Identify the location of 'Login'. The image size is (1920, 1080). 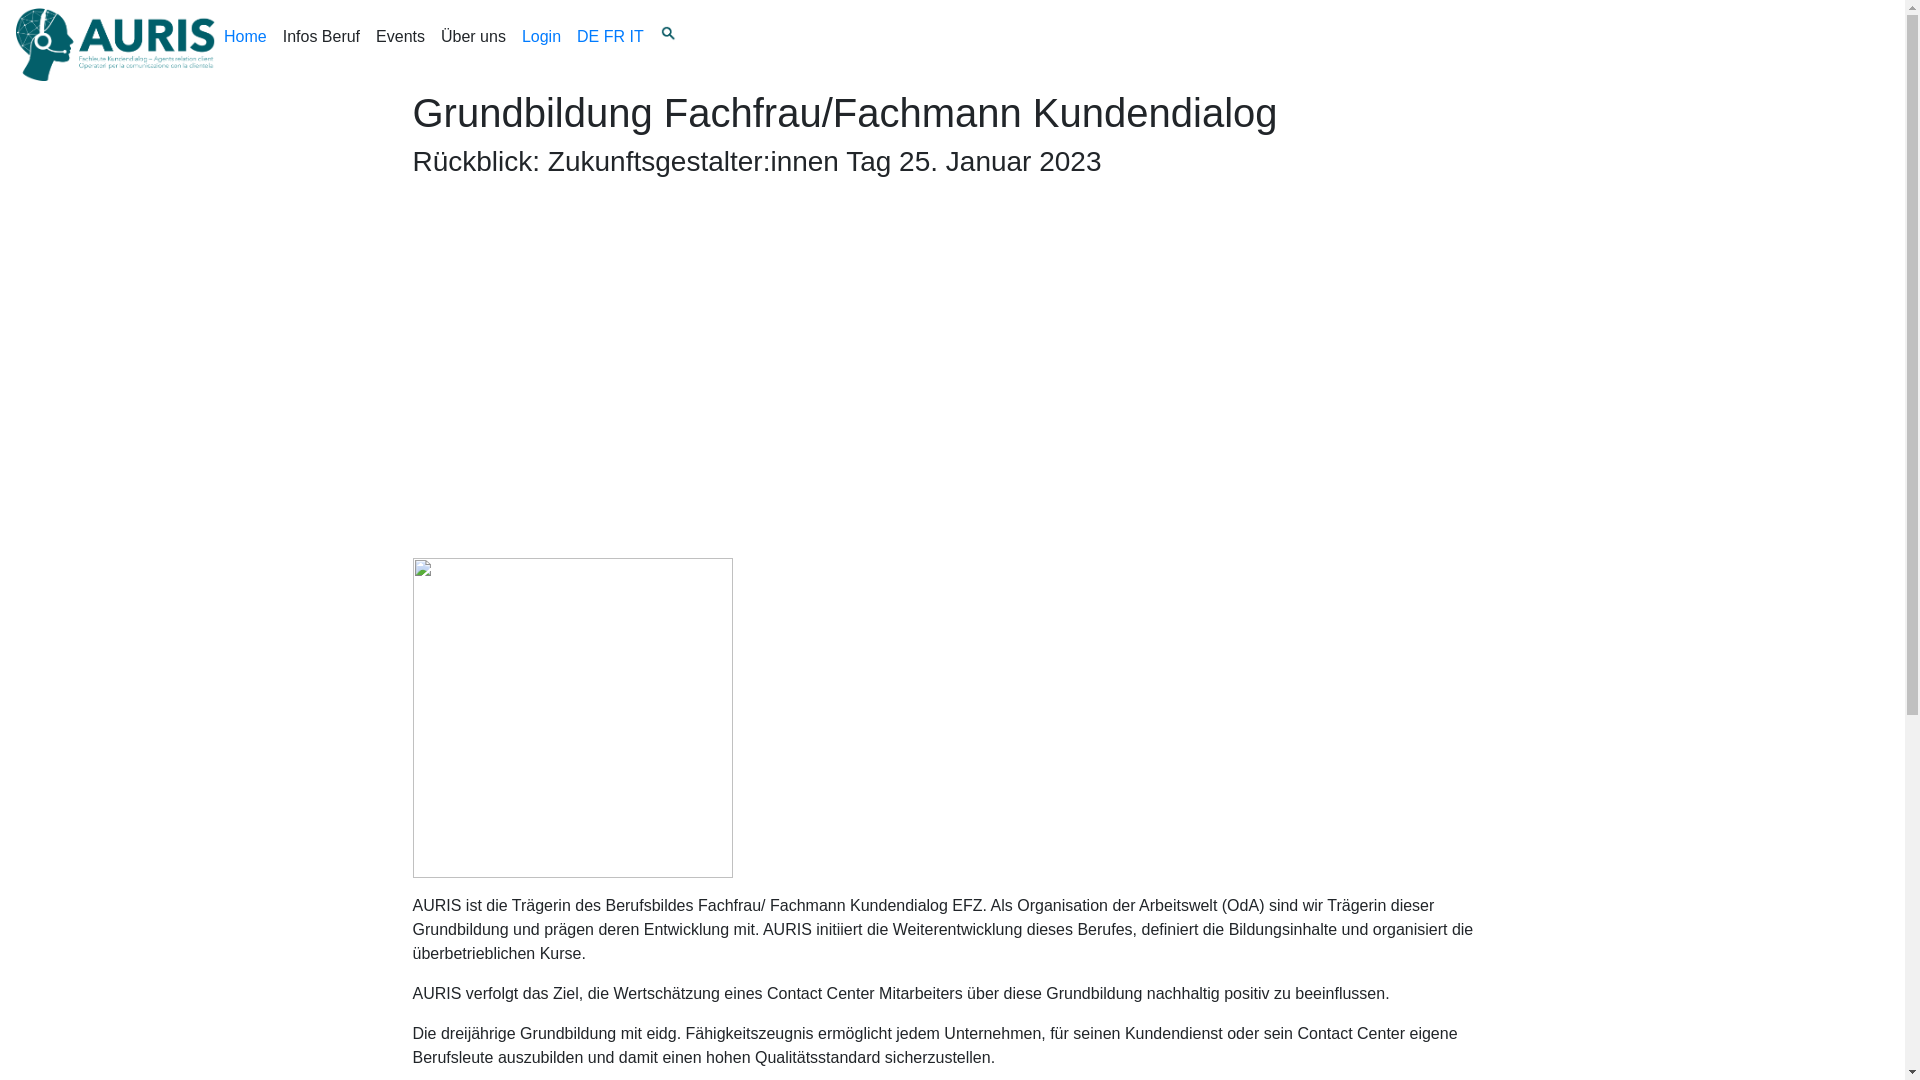
(541, 45).